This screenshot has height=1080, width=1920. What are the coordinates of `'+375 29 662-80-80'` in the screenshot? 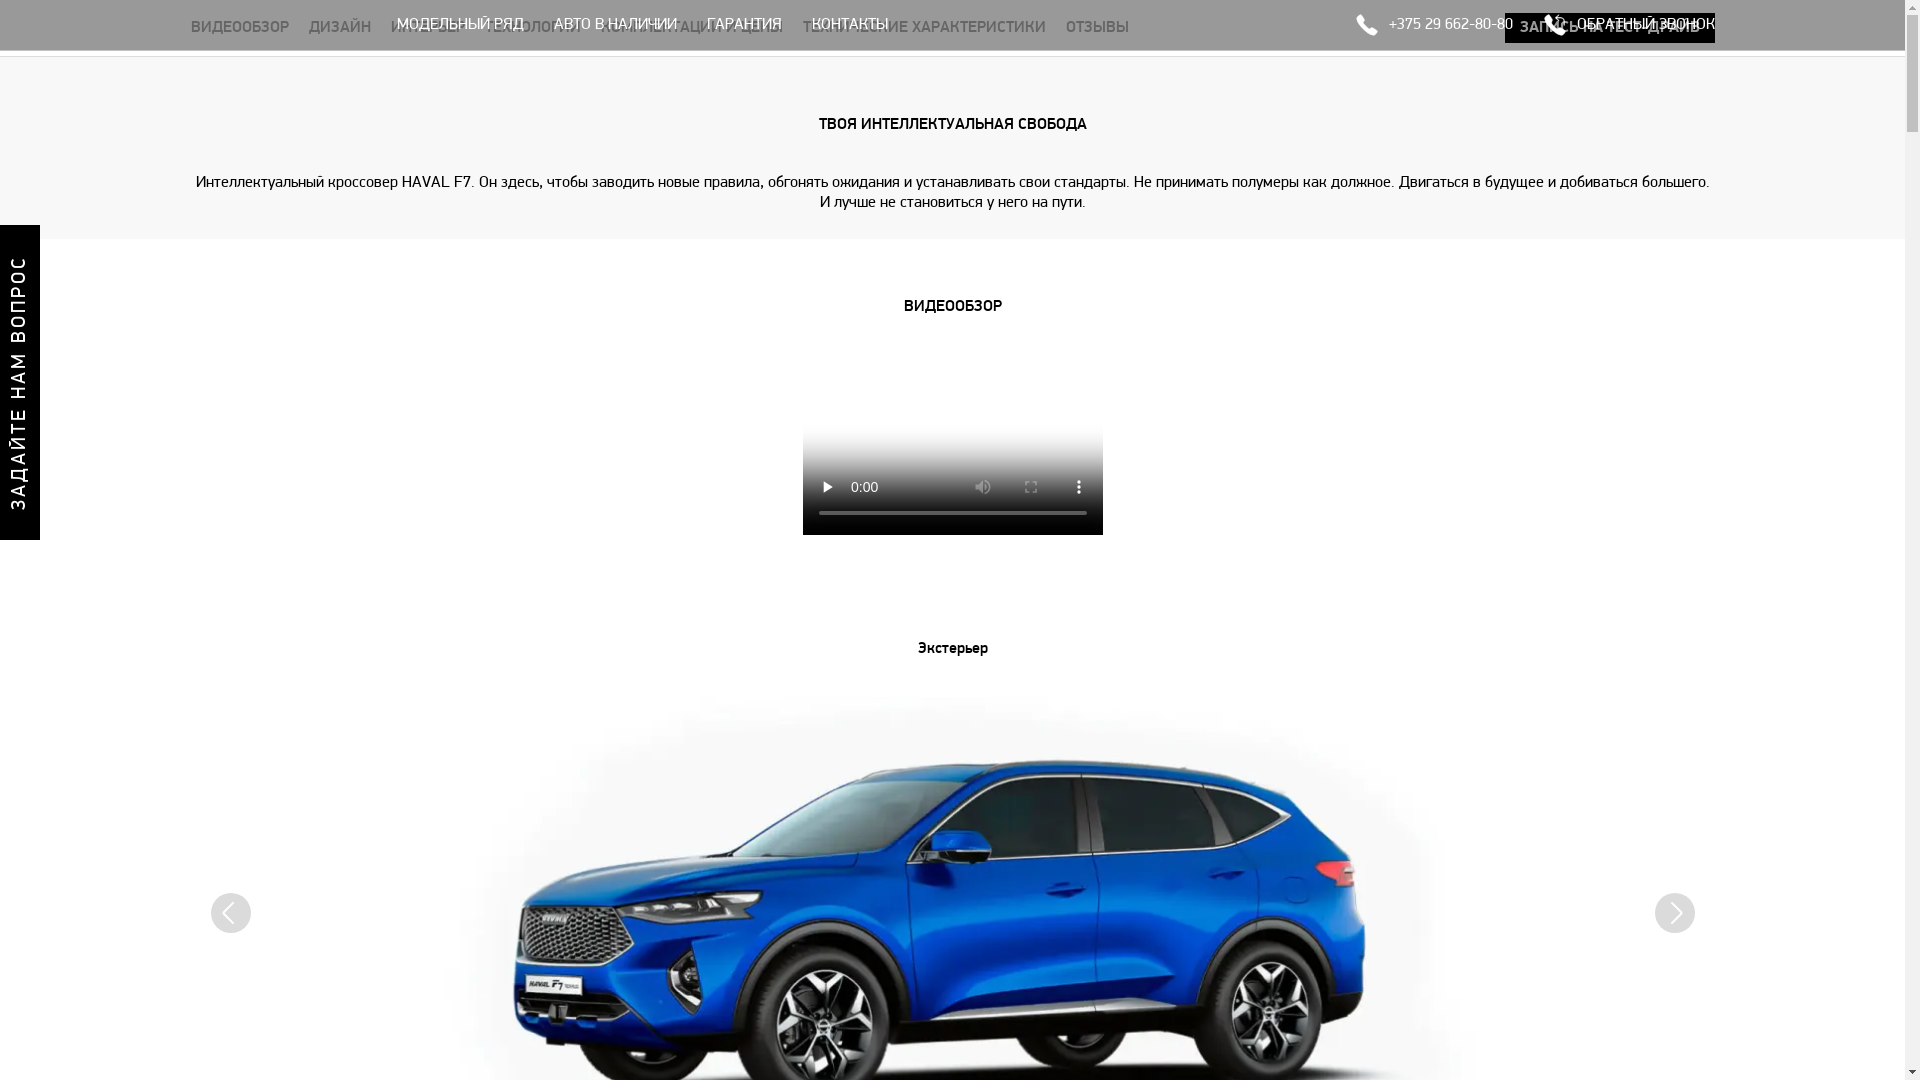 It's located at (1353, 24).